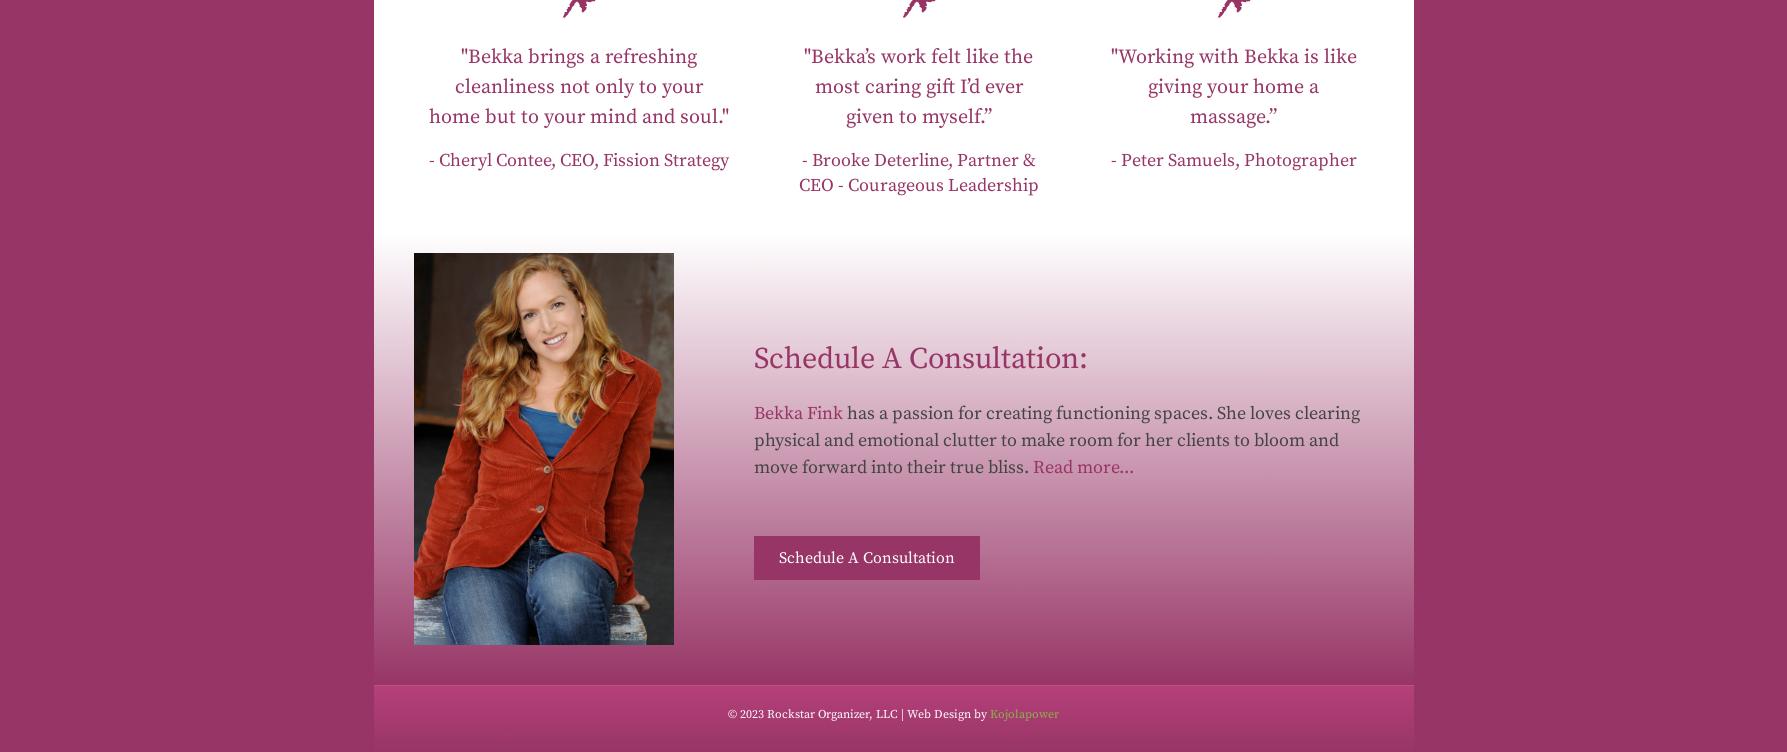  What do you see at coordinates (1082, 466) in the screenshot?
I see `'Read more...'` at bounding box center [1082, 466].